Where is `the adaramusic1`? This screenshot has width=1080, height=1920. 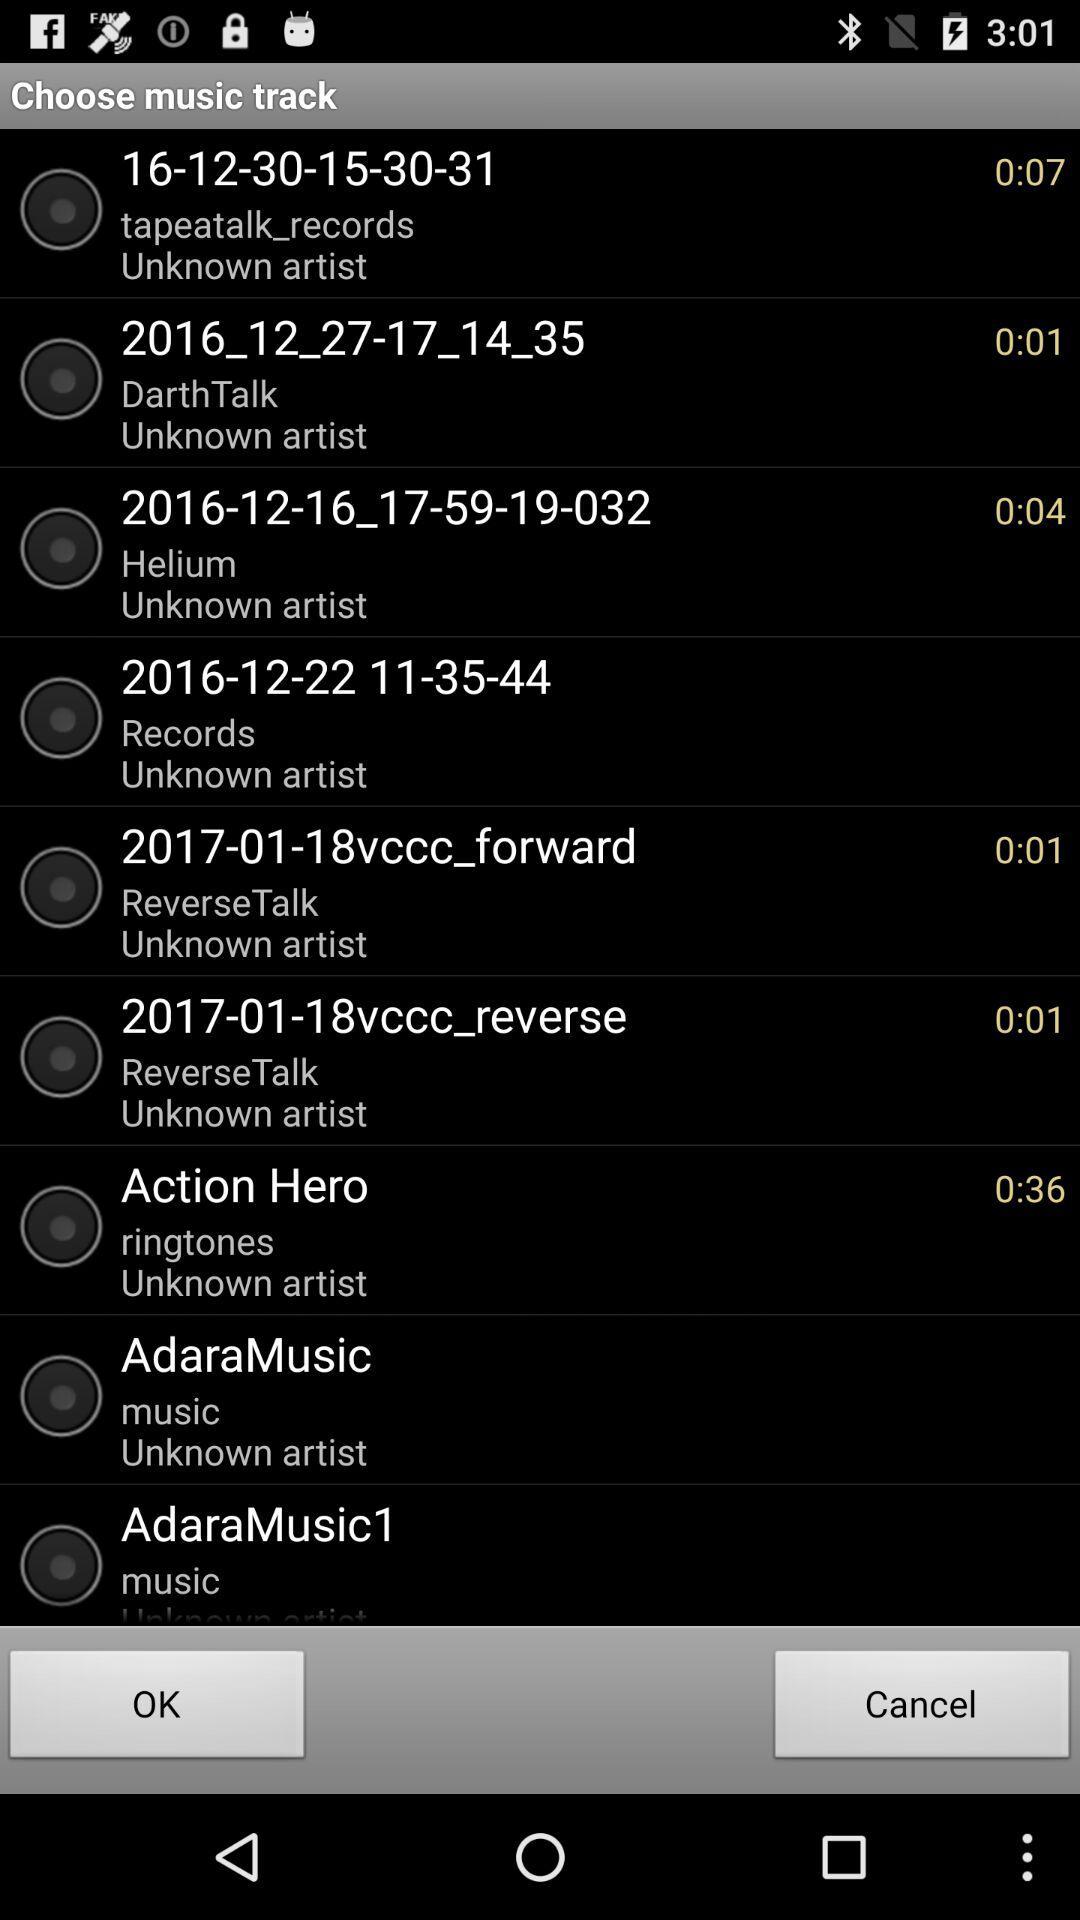 the adaramusic1 is located at coordinates (583, 1521).